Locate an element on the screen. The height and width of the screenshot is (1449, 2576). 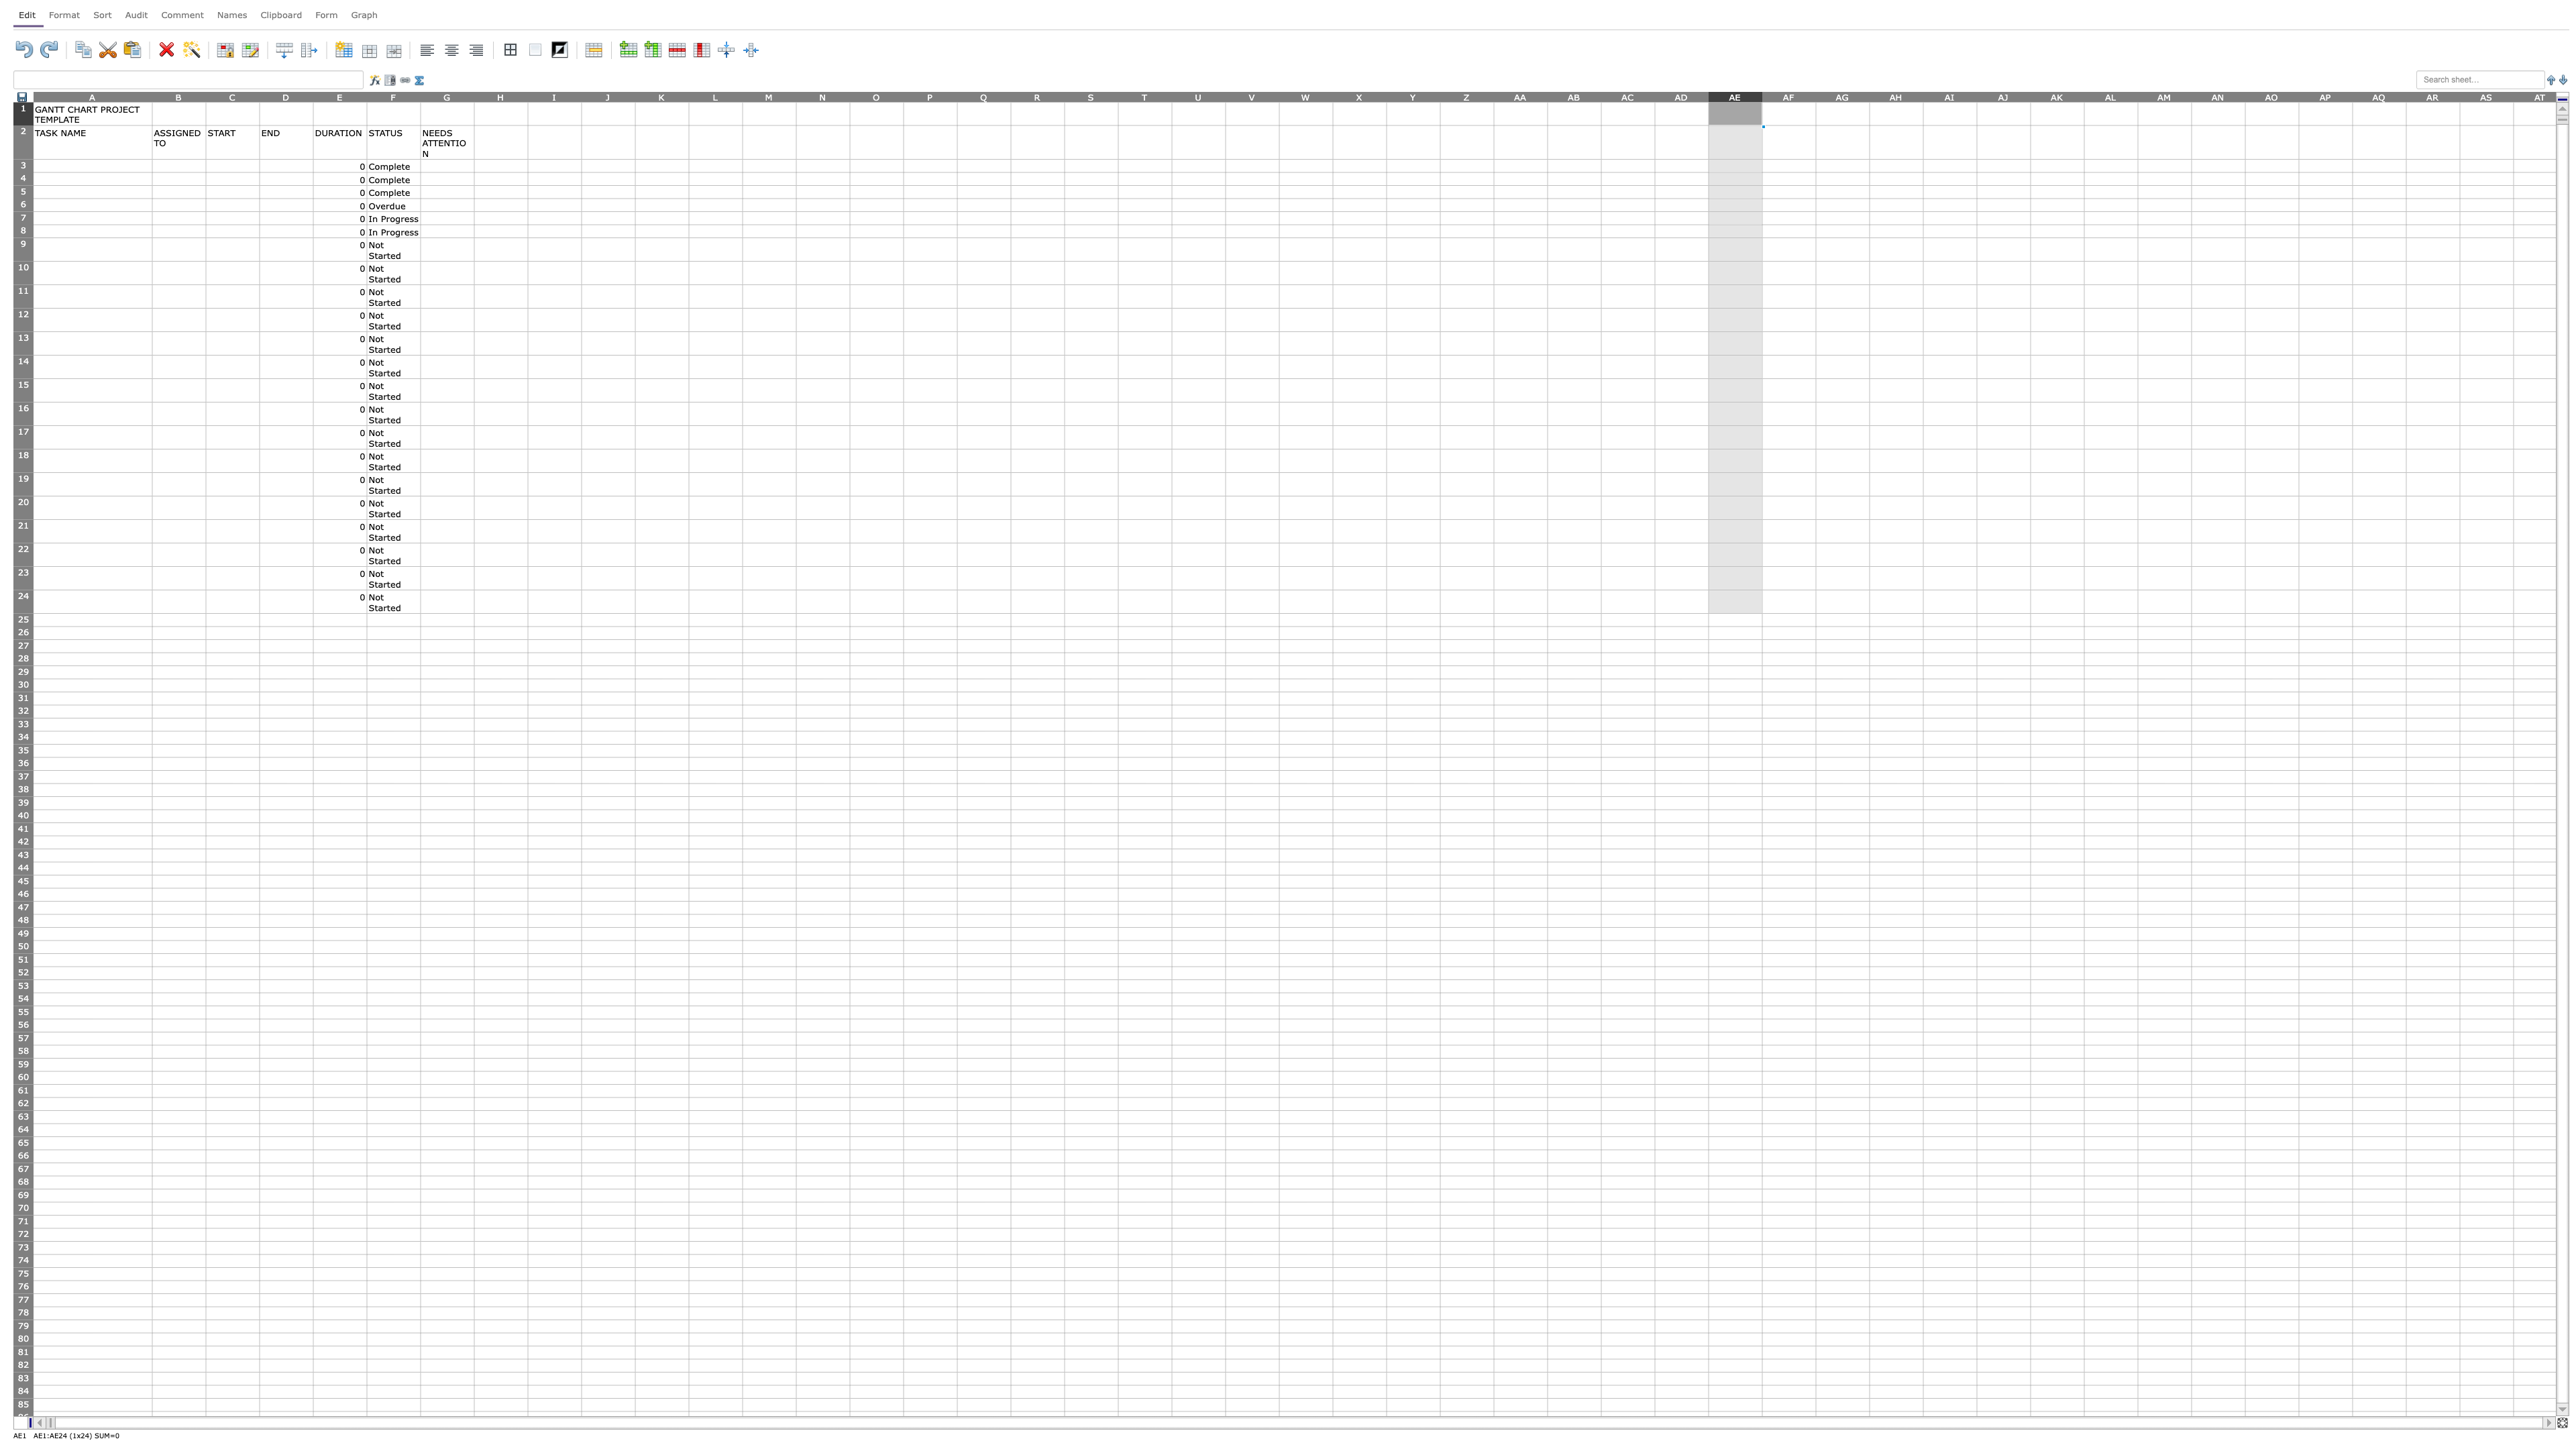
the right edge of column AF to resize is located at coordinates (1815, 95).